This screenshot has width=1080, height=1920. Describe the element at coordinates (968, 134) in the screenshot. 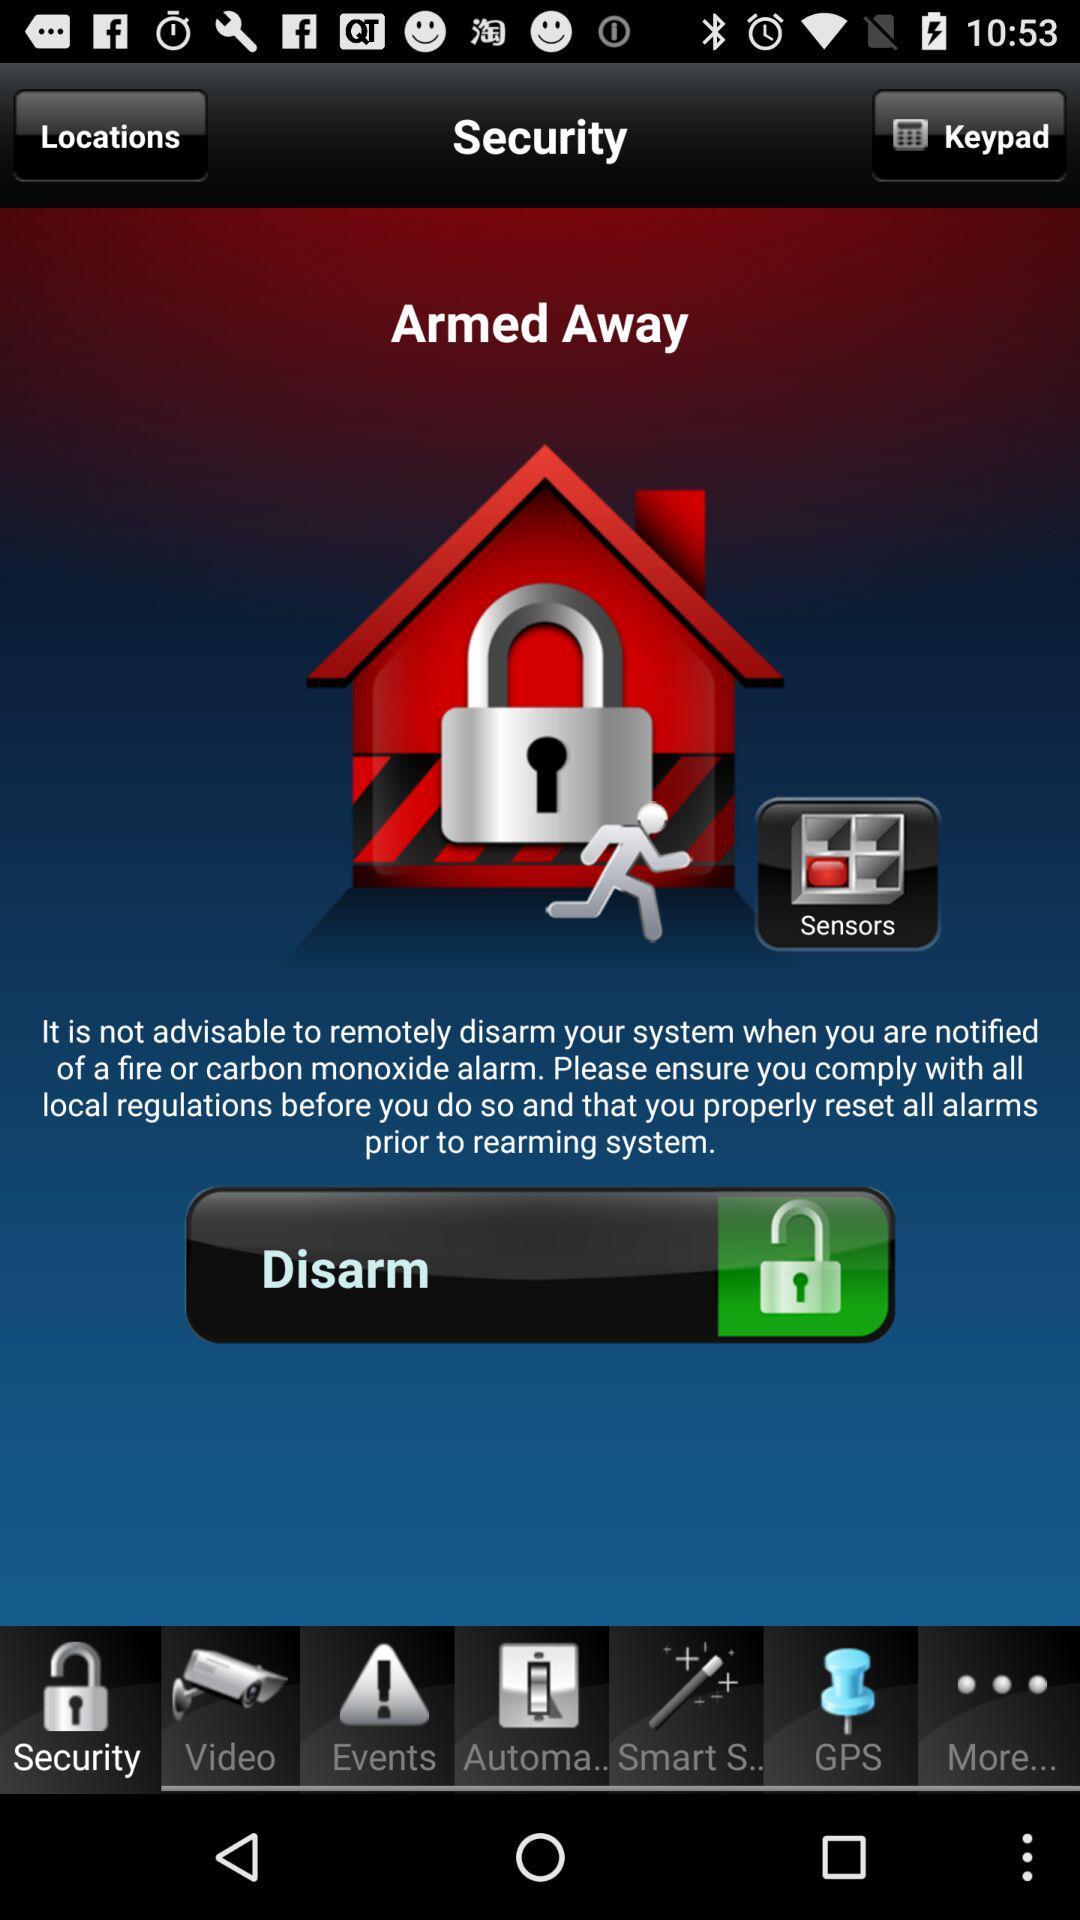

I see `the keypad` at that location.